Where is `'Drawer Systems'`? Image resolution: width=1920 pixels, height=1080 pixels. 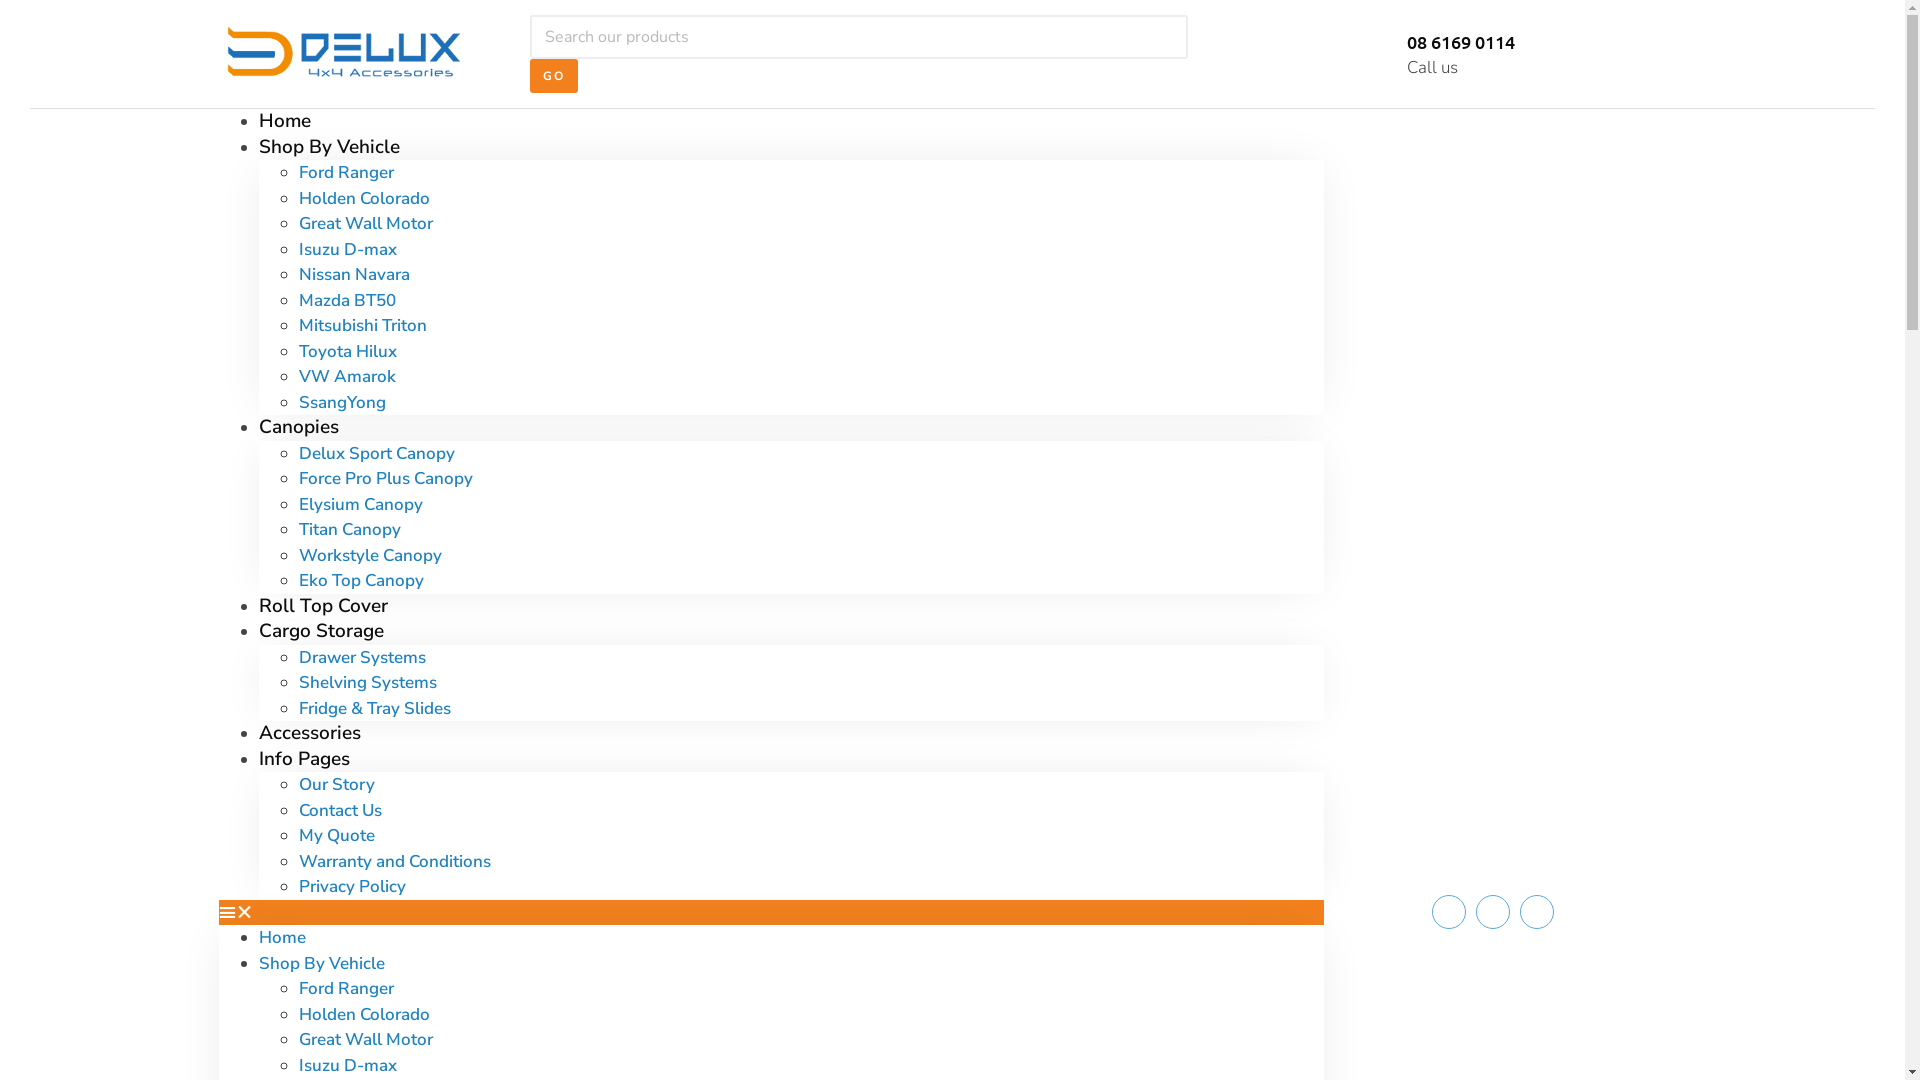
'Drawer Systems' is located at coordinates (361, 657).